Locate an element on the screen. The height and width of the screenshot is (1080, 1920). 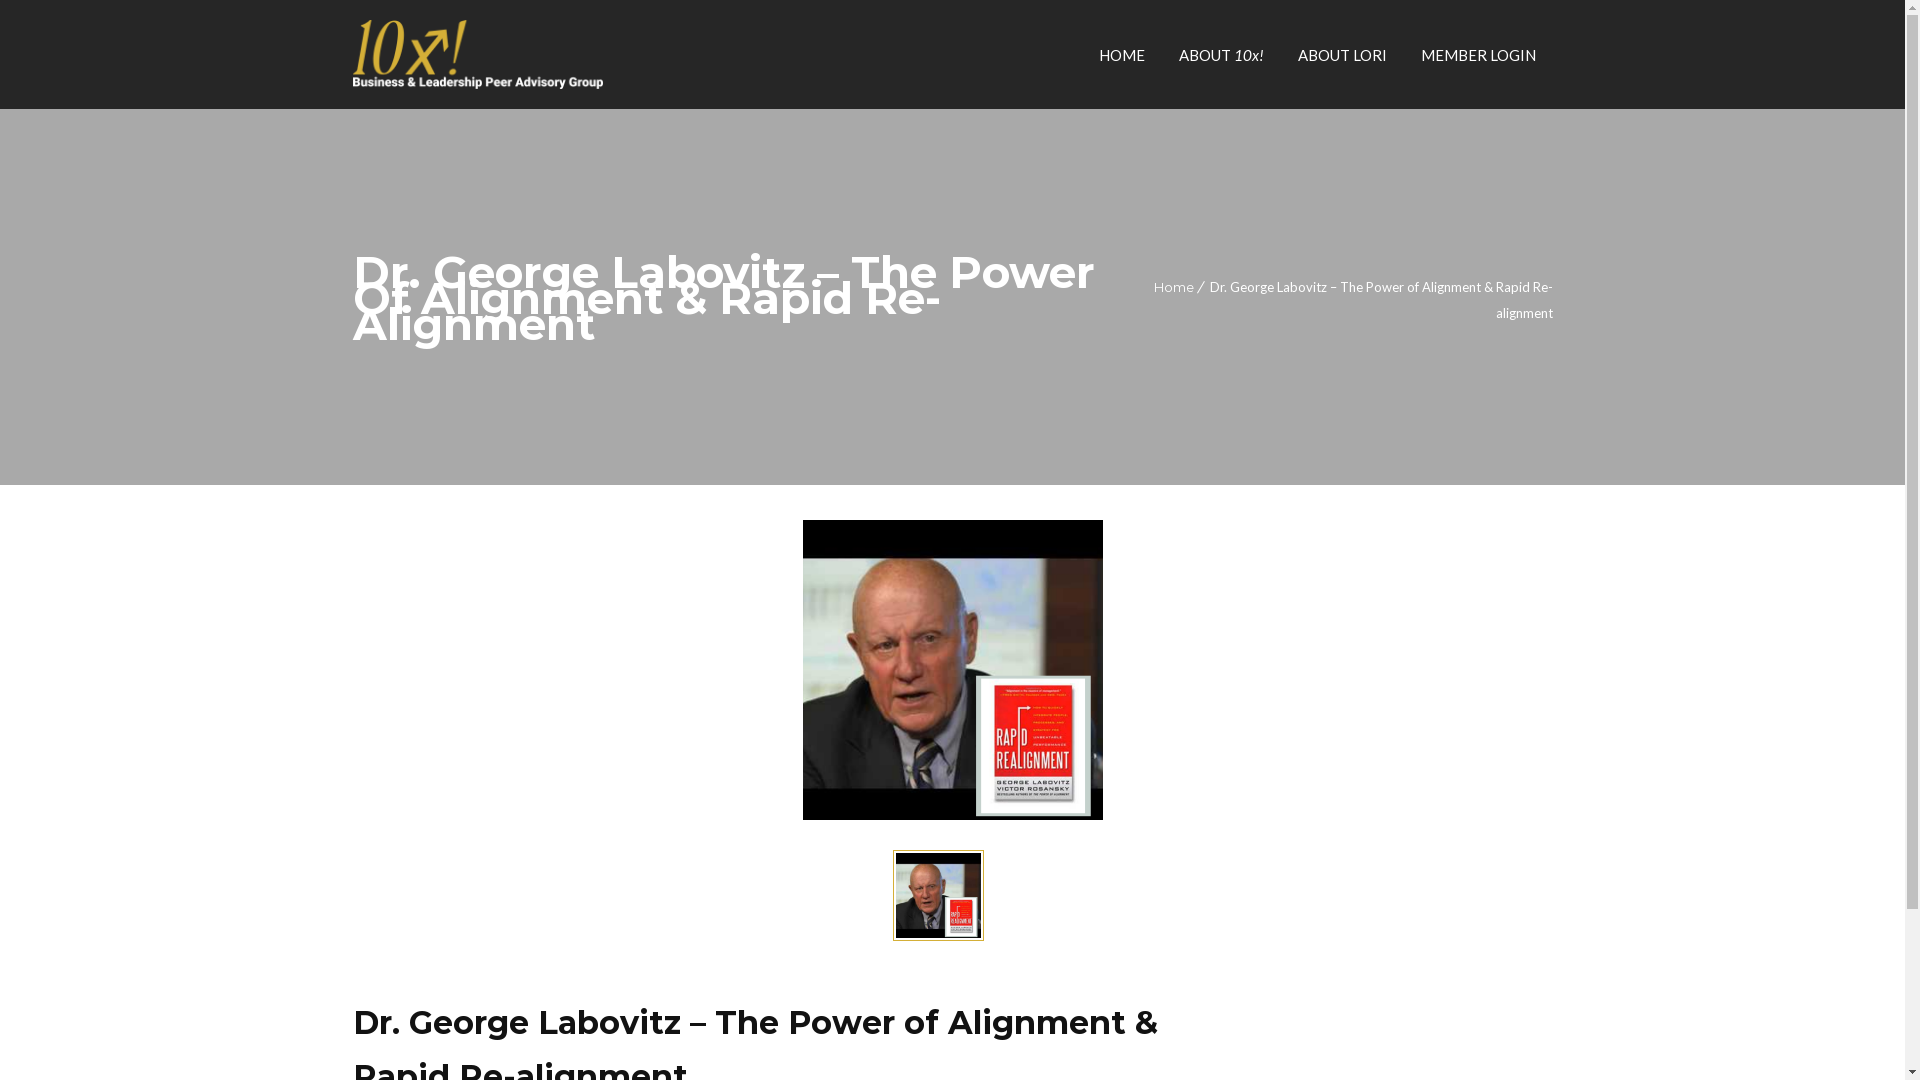
'10x! Peers' is located at coordinates (475, 53).